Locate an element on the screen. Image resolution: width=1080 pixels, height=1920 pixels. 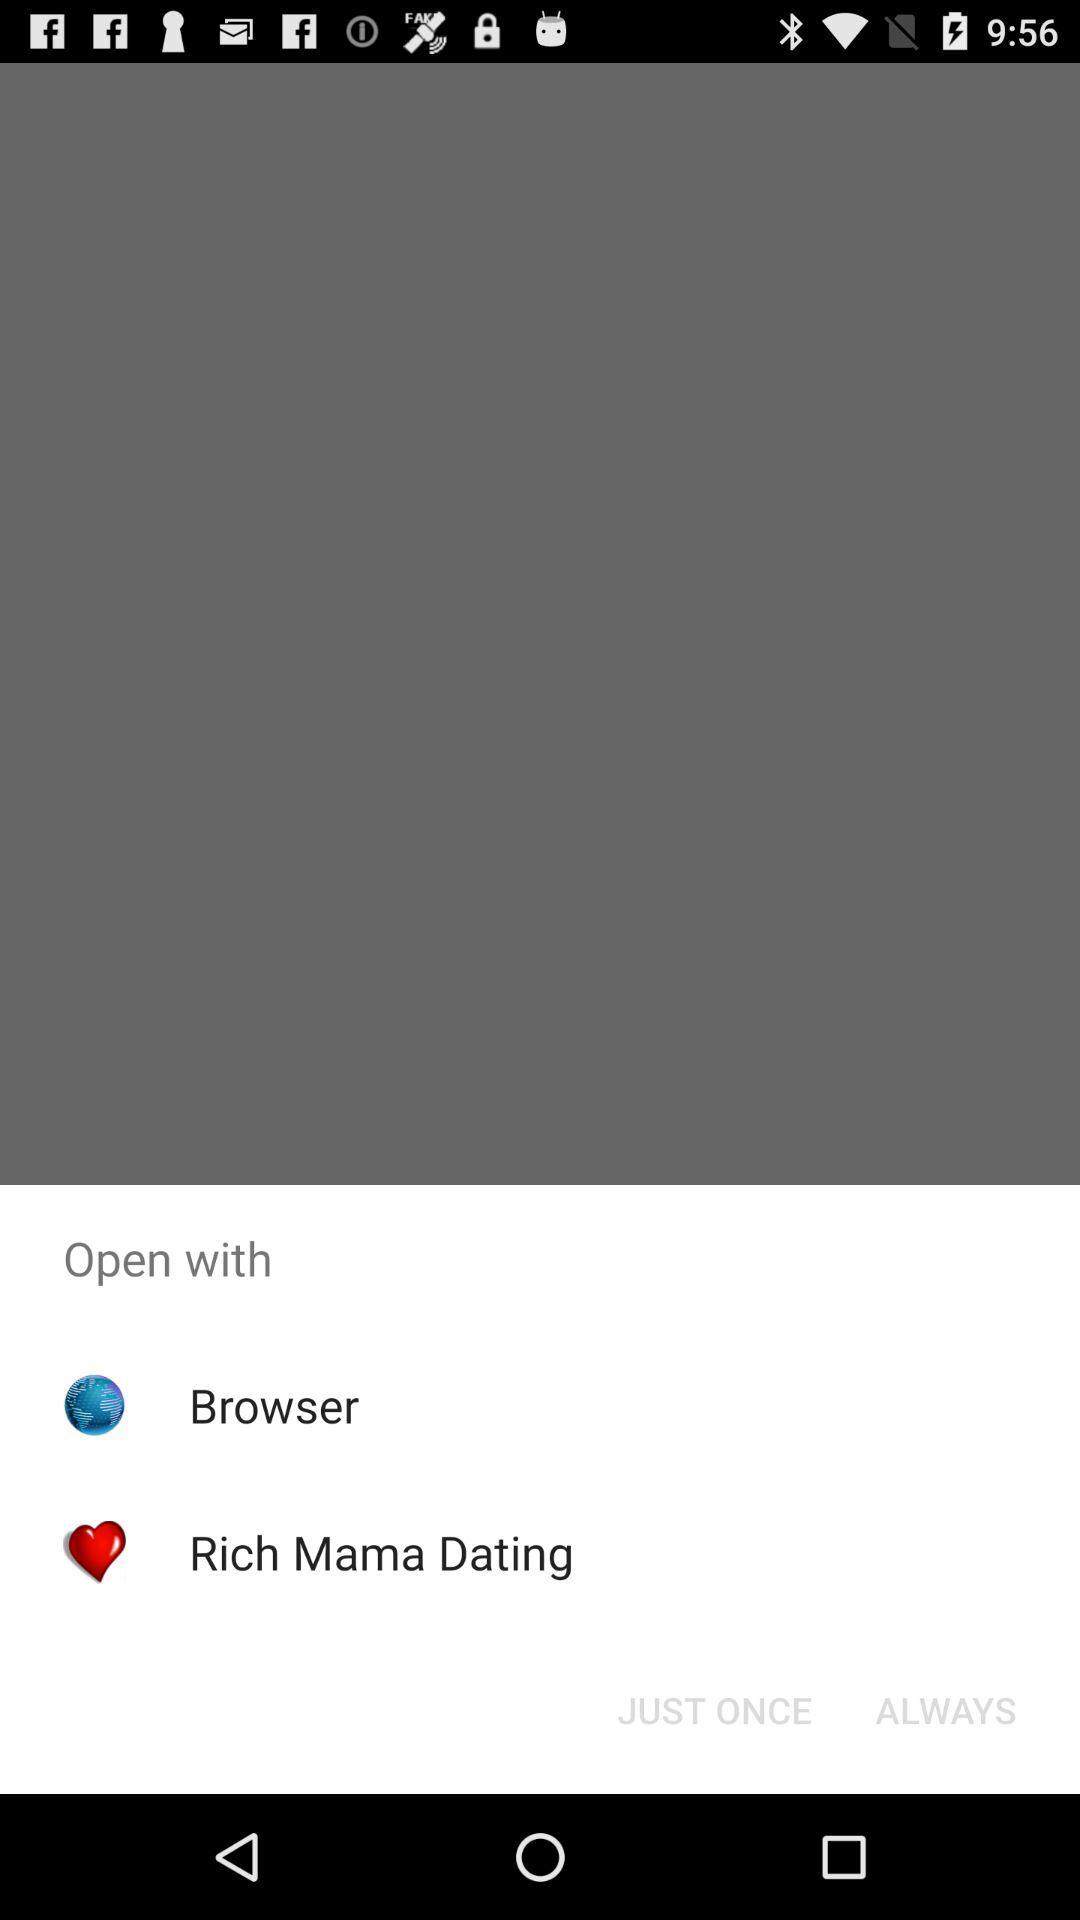
icon below open with is located at coordinates (713, 1708).